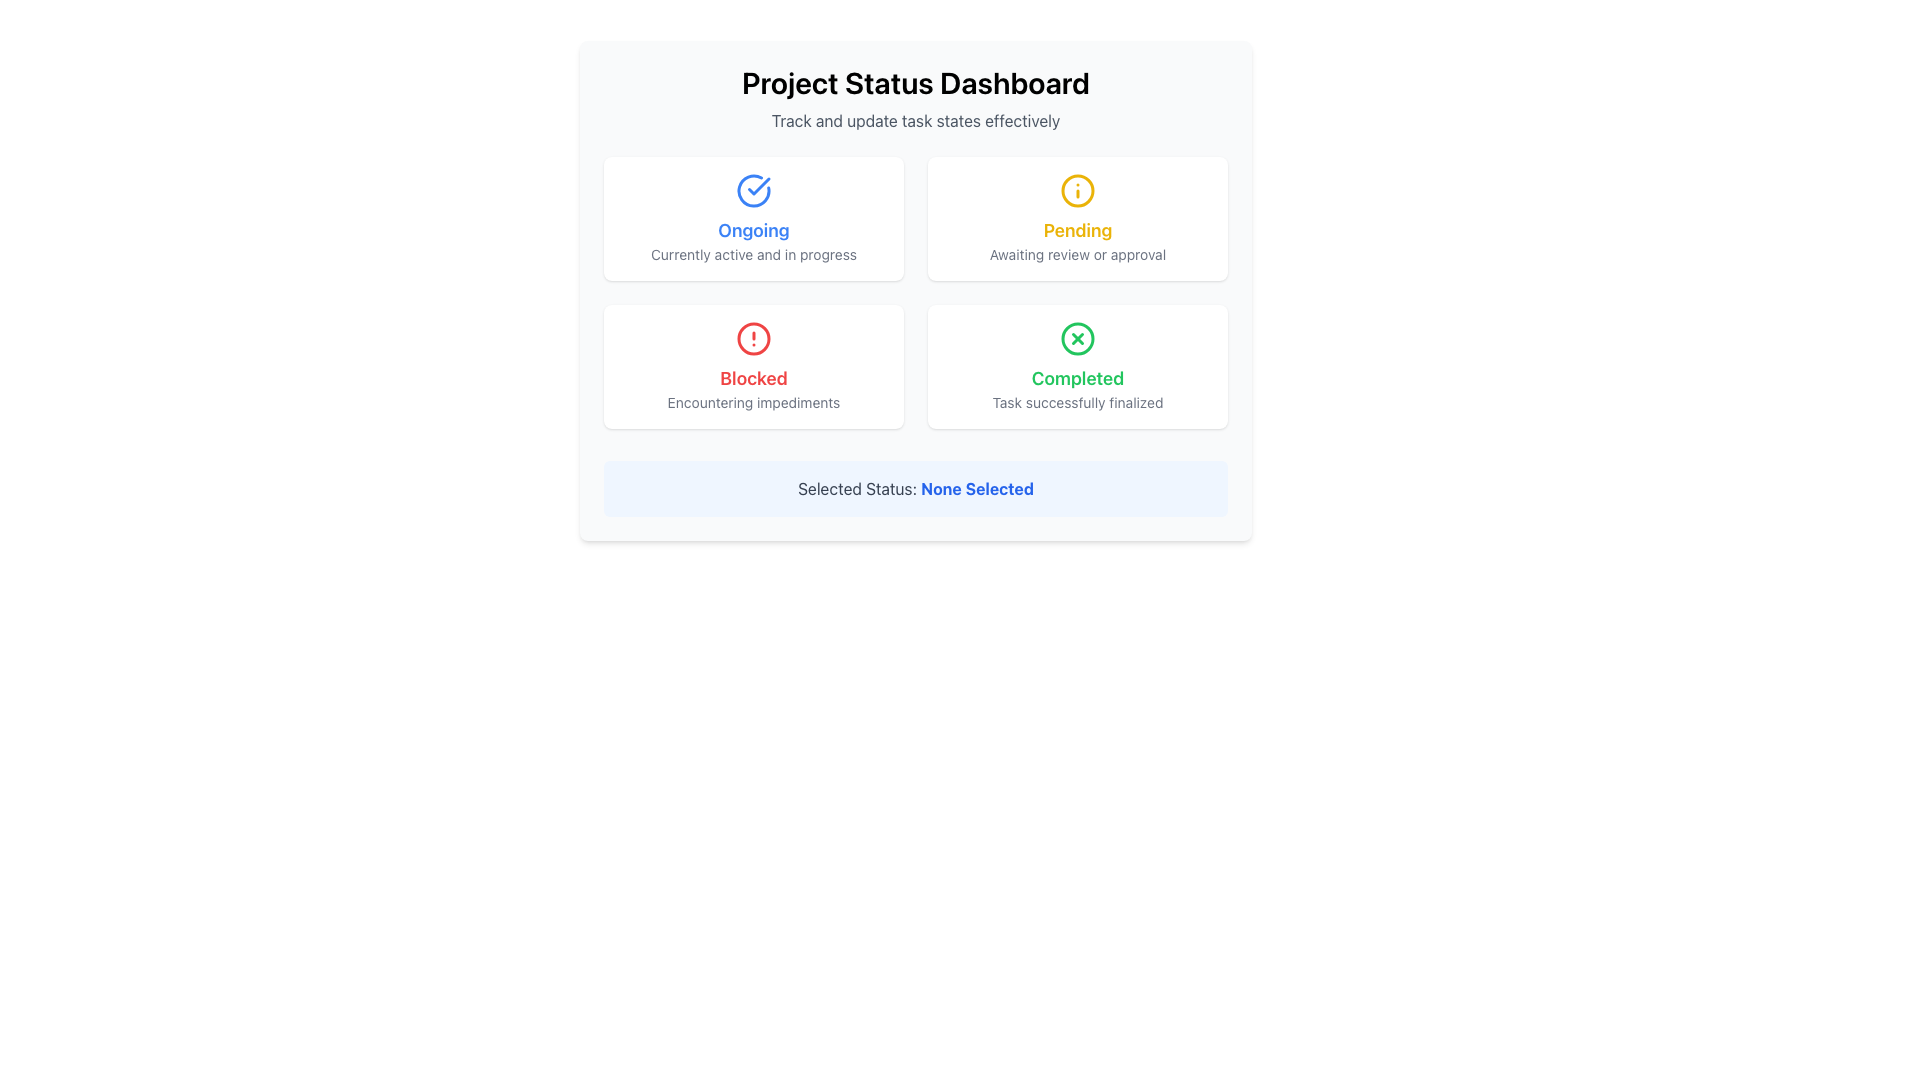 The width and height of the screenshot is (1920, 1080). What do you see at coordinates (1077, 230) in the screenshot?
I see `the status label that indicates a pending task, located in the top right card of the dashboard interface, positioned below a yellow information icon and above the text 'Awaiting review or approval'` at bounding box center [1077, 230].